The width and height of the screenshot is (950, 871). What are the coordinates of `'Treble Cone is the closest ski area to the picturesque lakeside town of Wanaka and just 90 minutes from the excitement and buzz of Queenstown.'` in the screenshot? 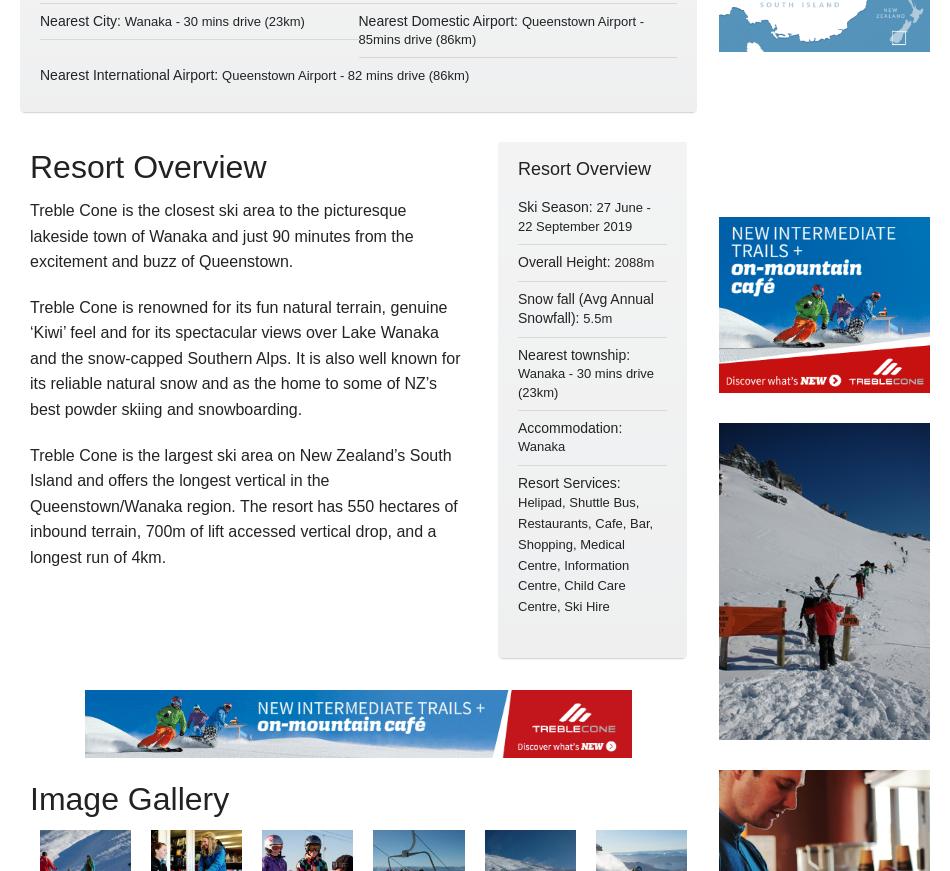 It's located at (30, 235).